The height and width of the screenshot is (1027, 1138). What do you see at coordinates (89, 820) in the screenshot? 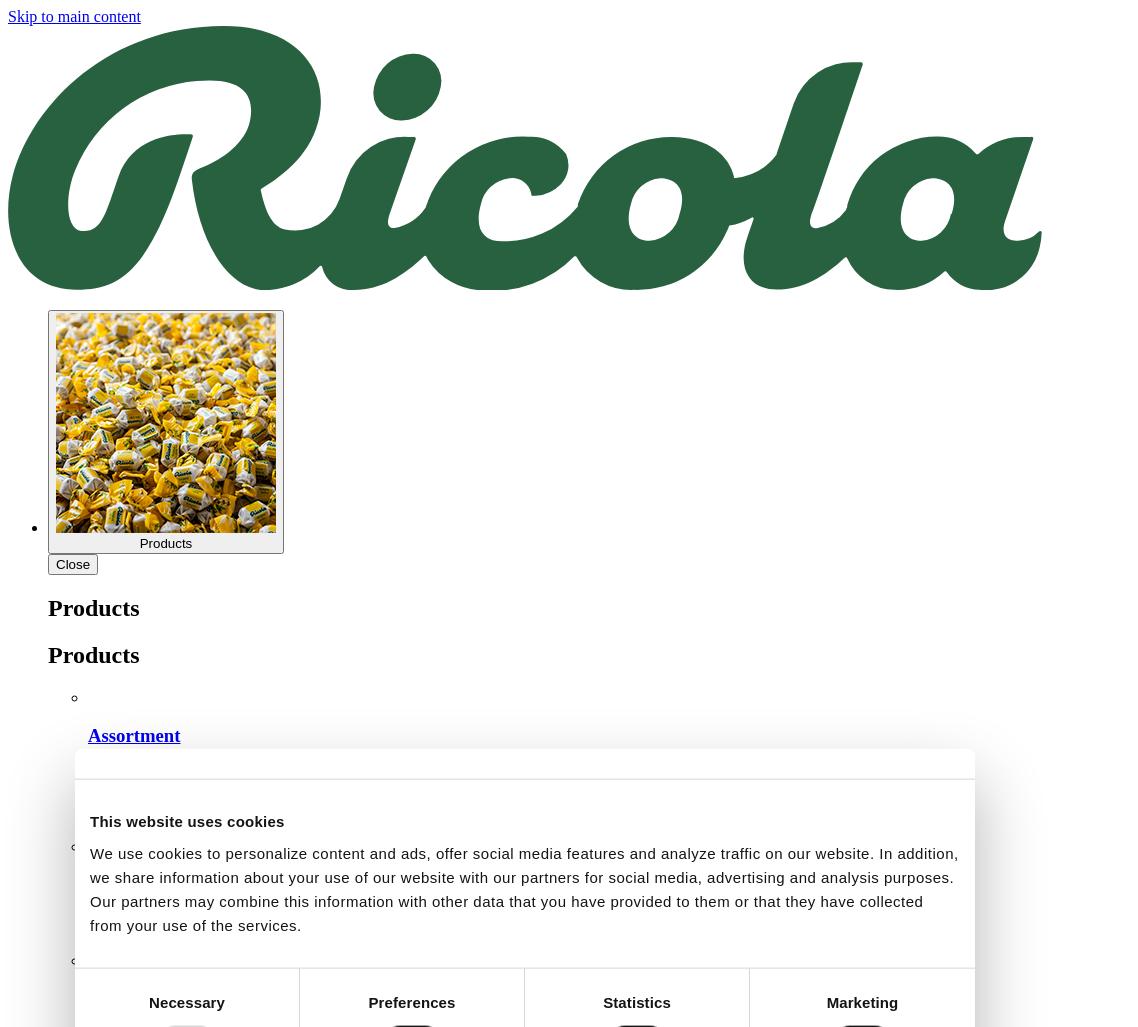
I see `'This website uses cookies'` at bounding box center [89, 820].